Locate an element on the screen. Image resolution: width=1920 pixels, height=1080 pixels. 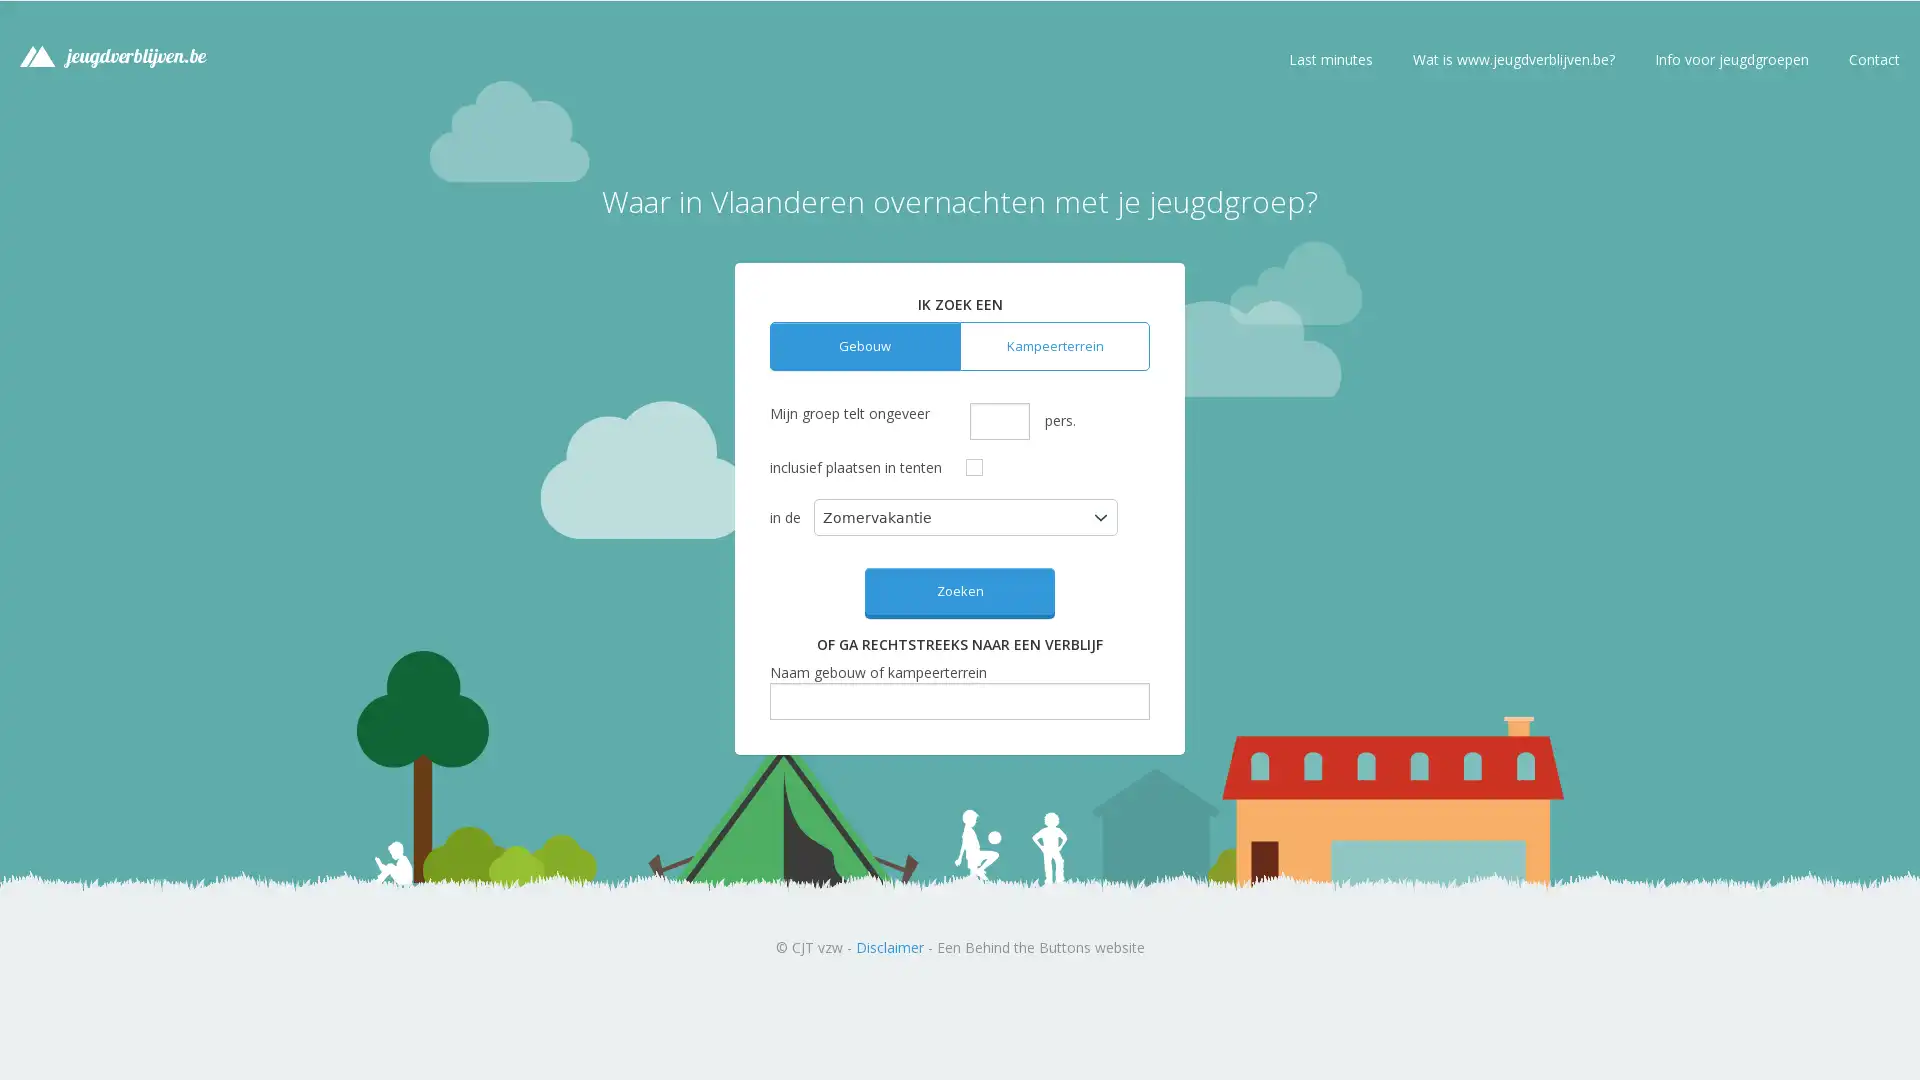
Zoeken is located at coordinates (960, 590).